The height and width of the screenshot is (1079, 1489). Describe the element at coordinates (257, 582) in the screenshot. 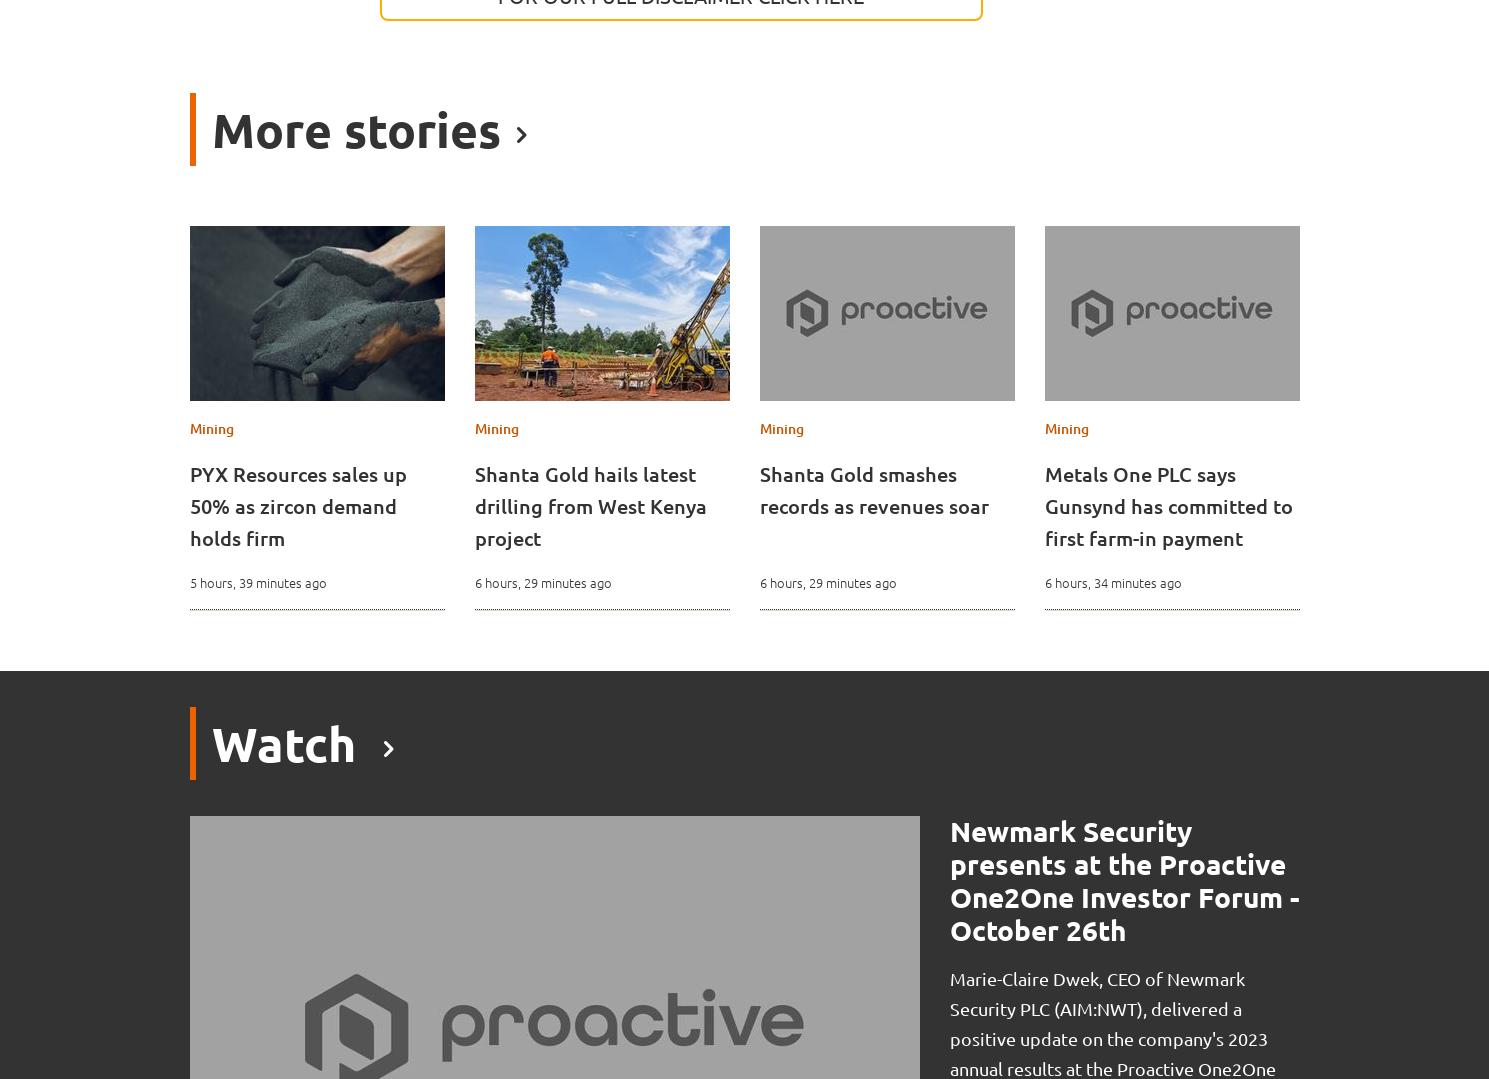

I see `'5 hours, 39 minutes ago'` at that location.